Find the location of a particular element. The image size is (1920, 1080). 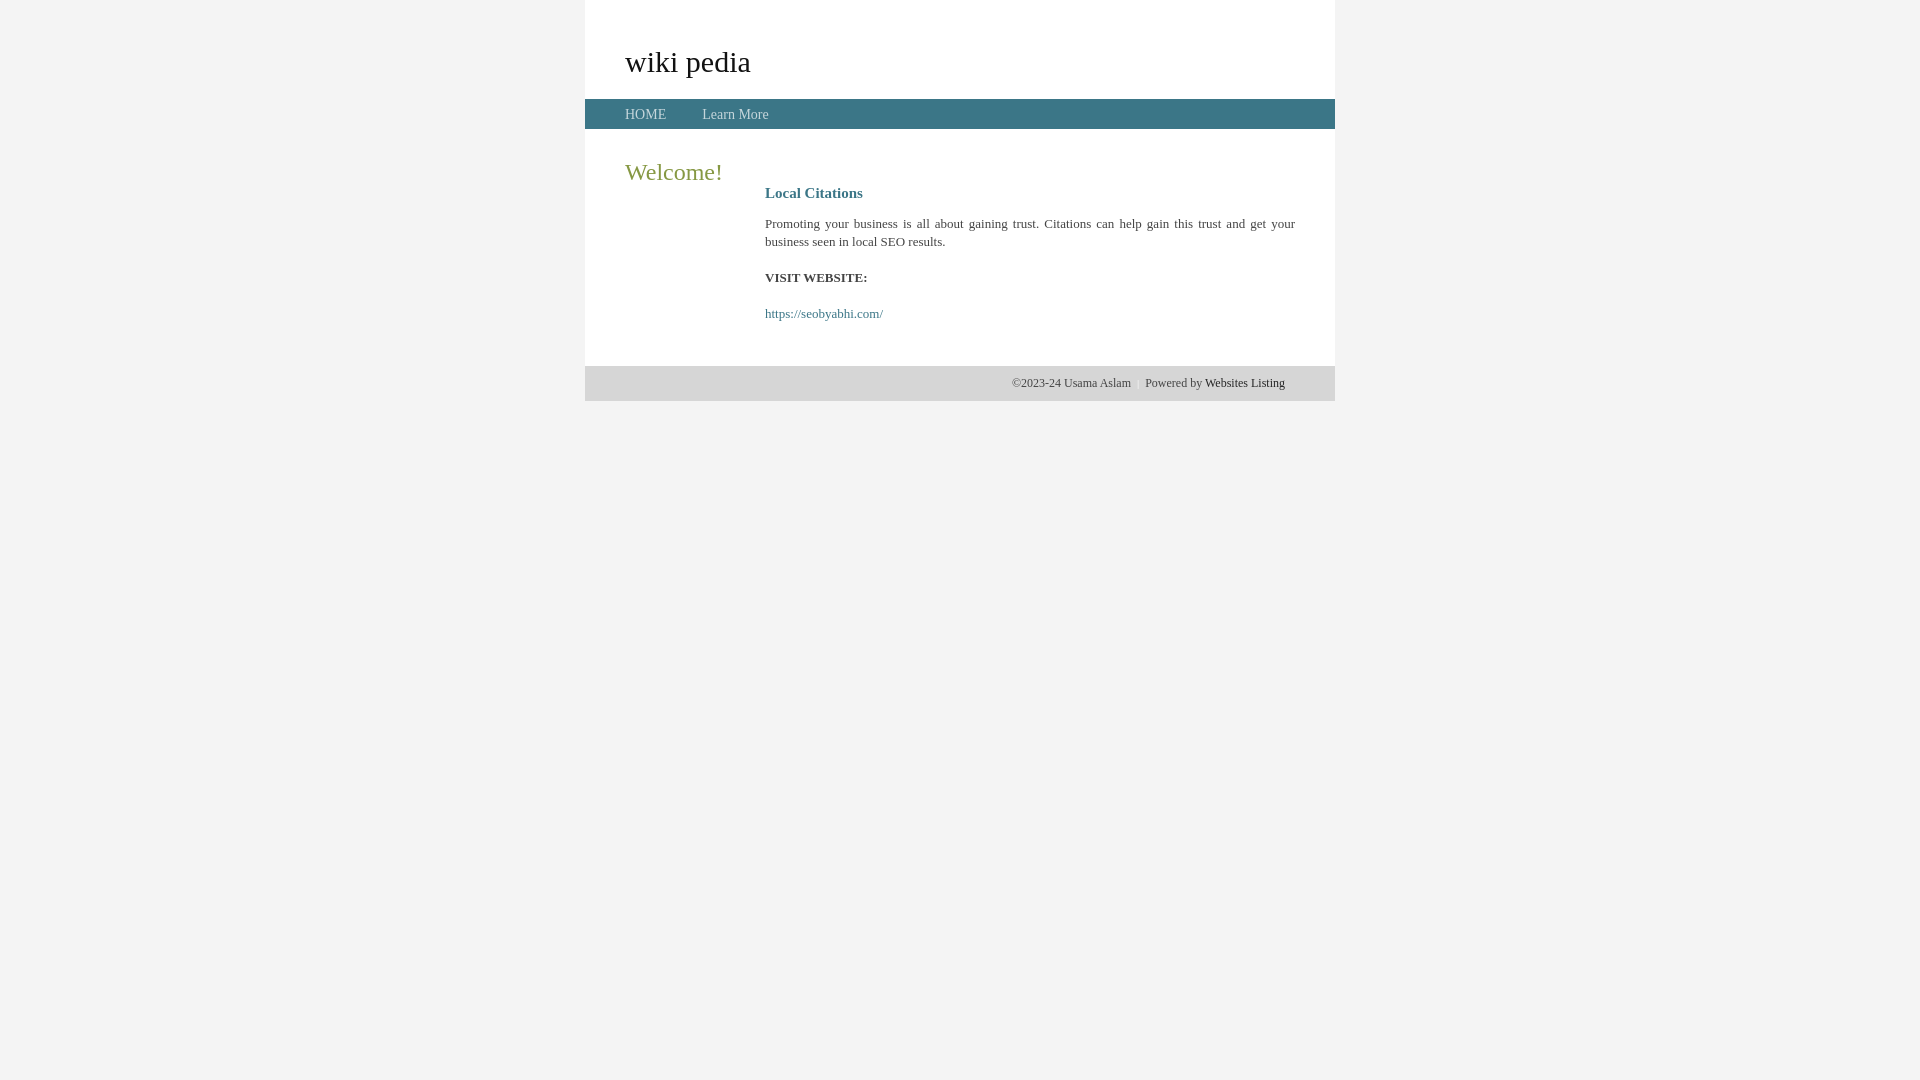

'Websites Listing' is located at coordinates (1243, 382).